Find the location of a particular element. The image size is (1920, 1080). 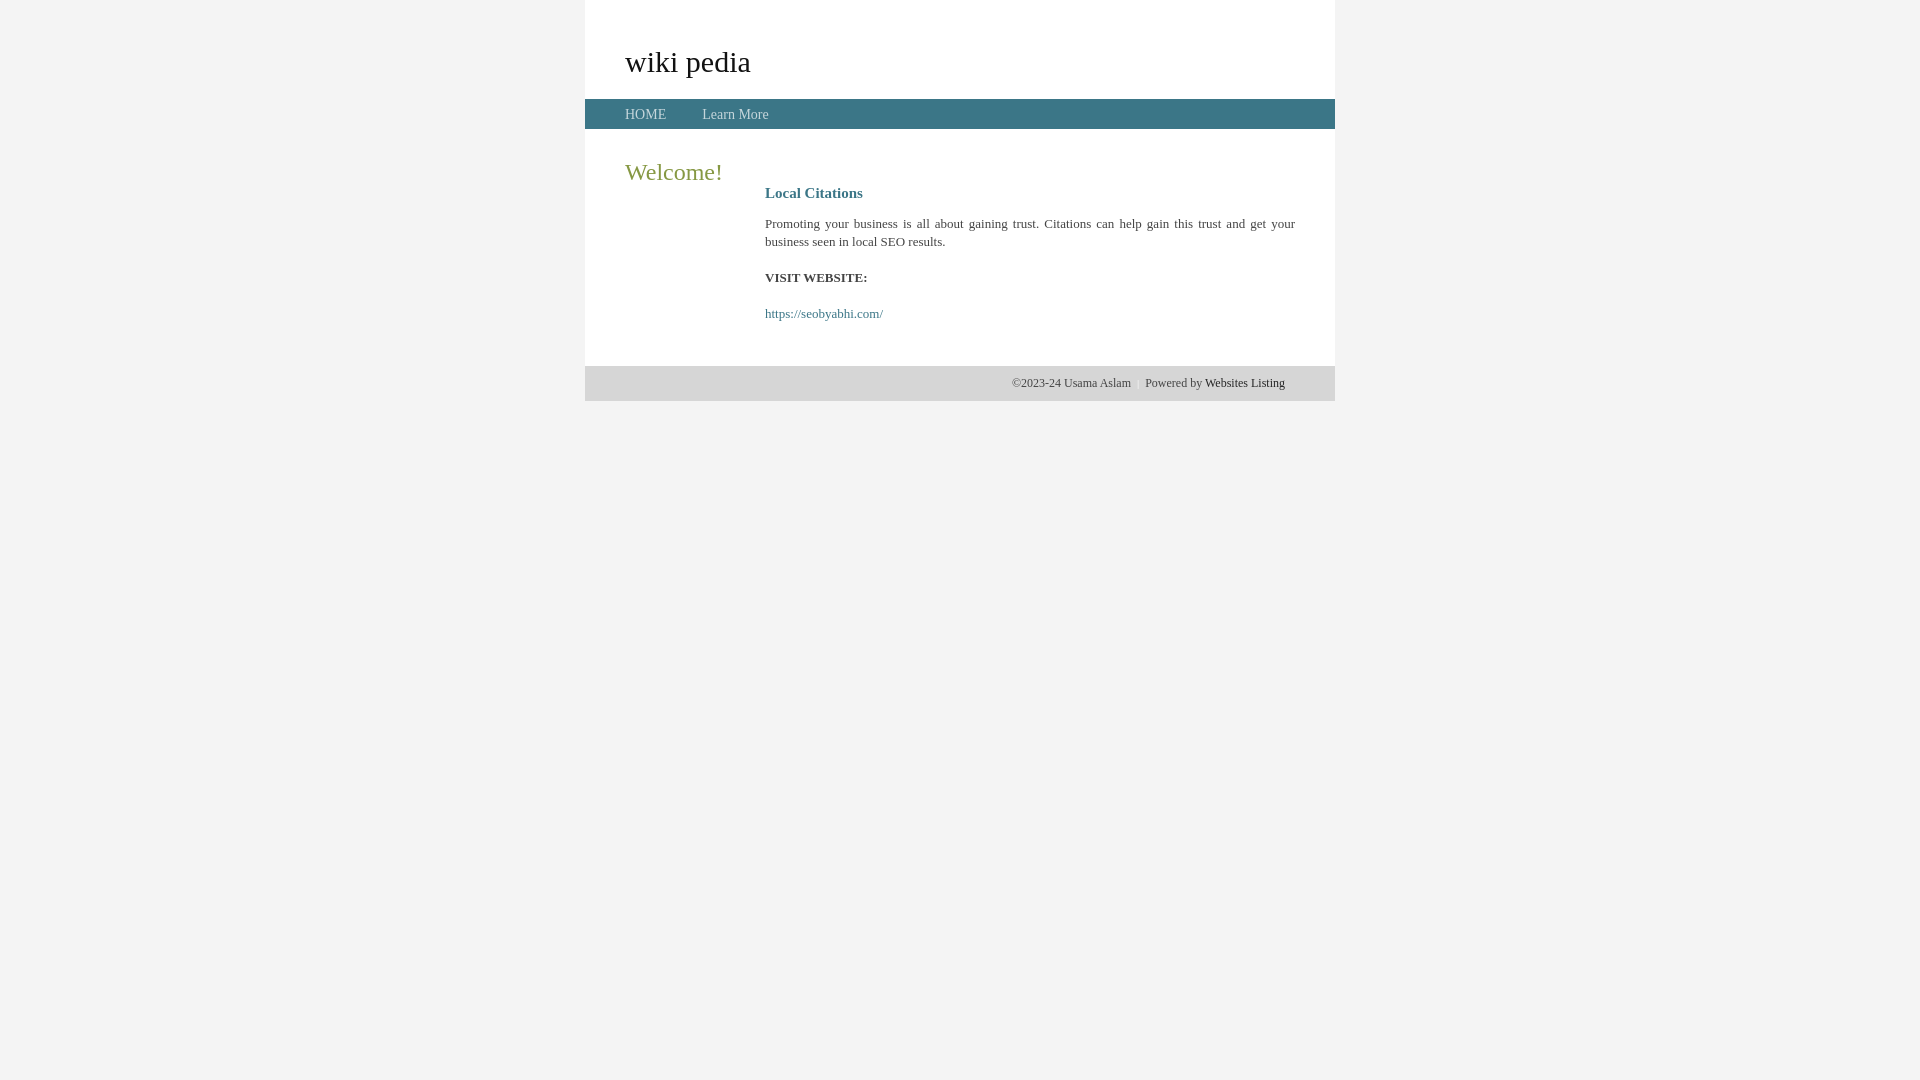

'Websites Listing' is located at coordinates (1243, 382).